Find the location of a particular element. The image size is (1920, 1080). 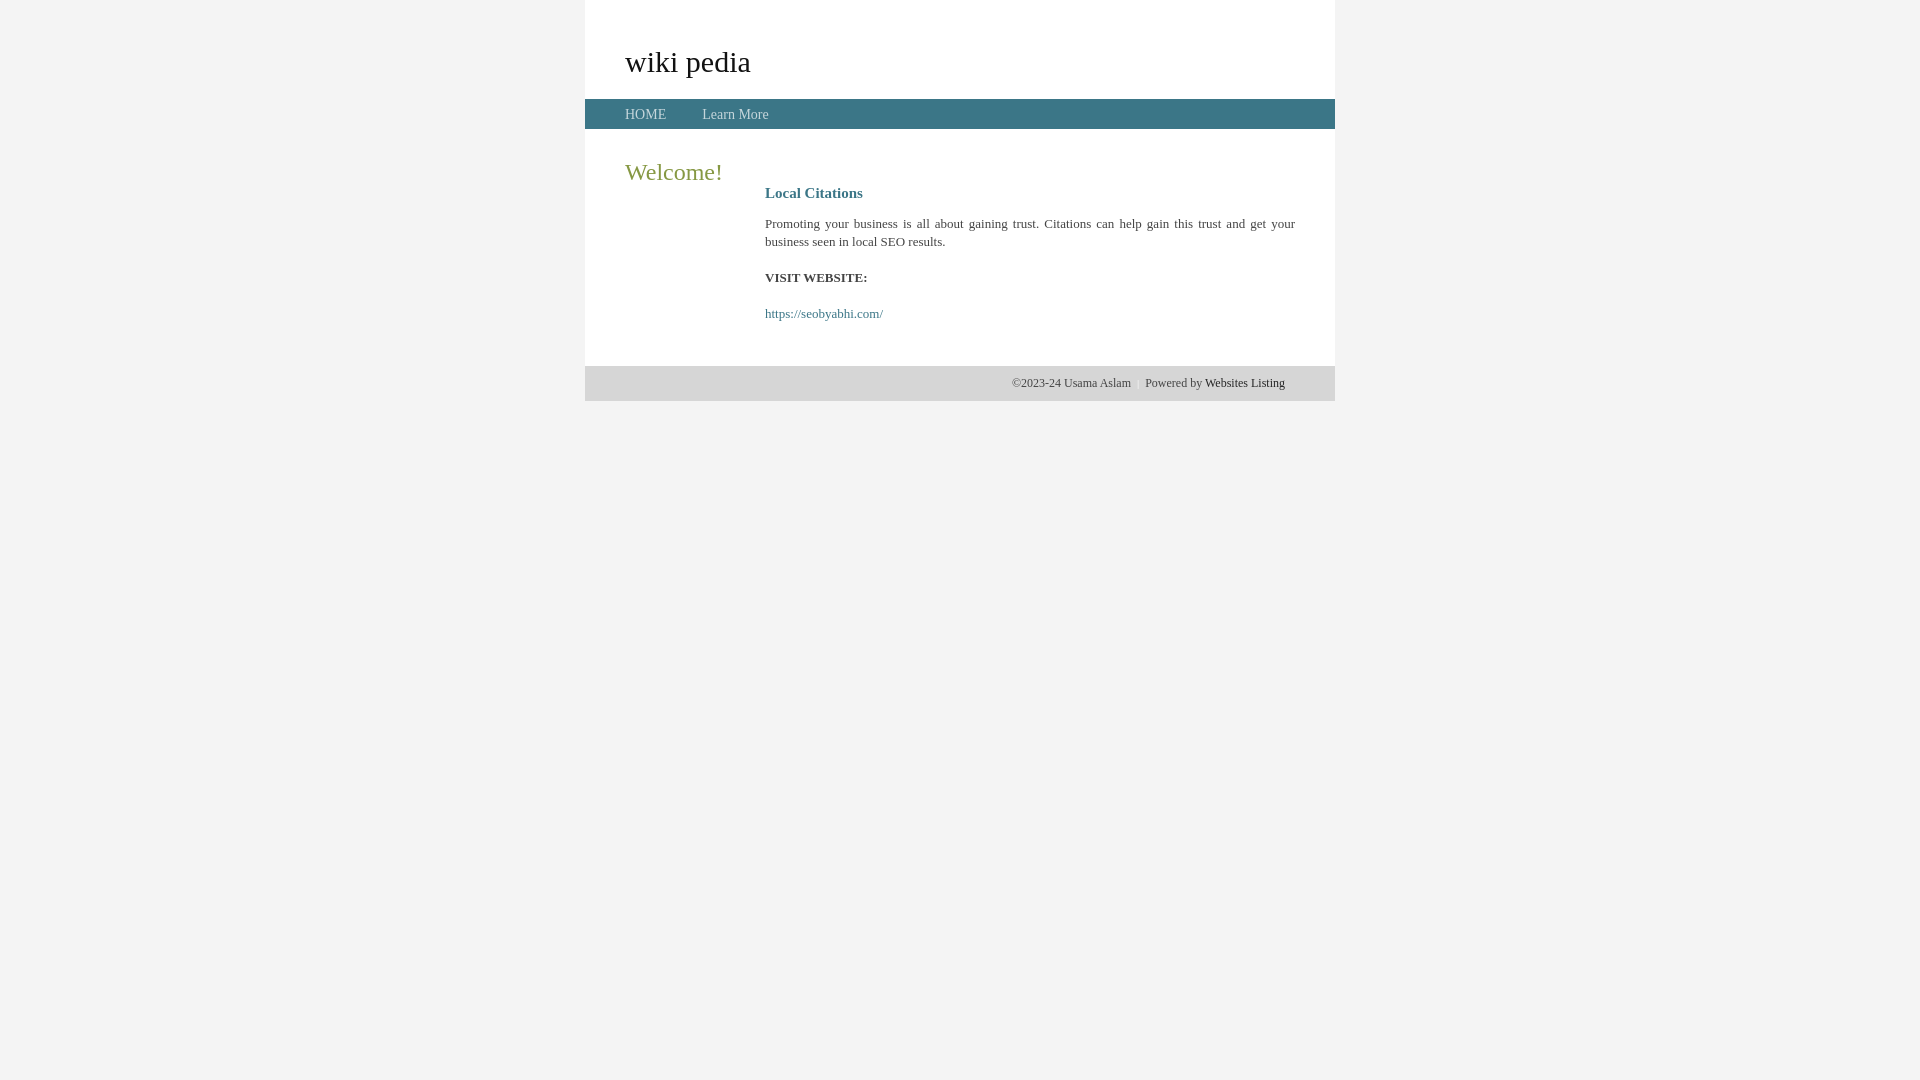

'Websites Listing' is located at coordinates (1243, 382).